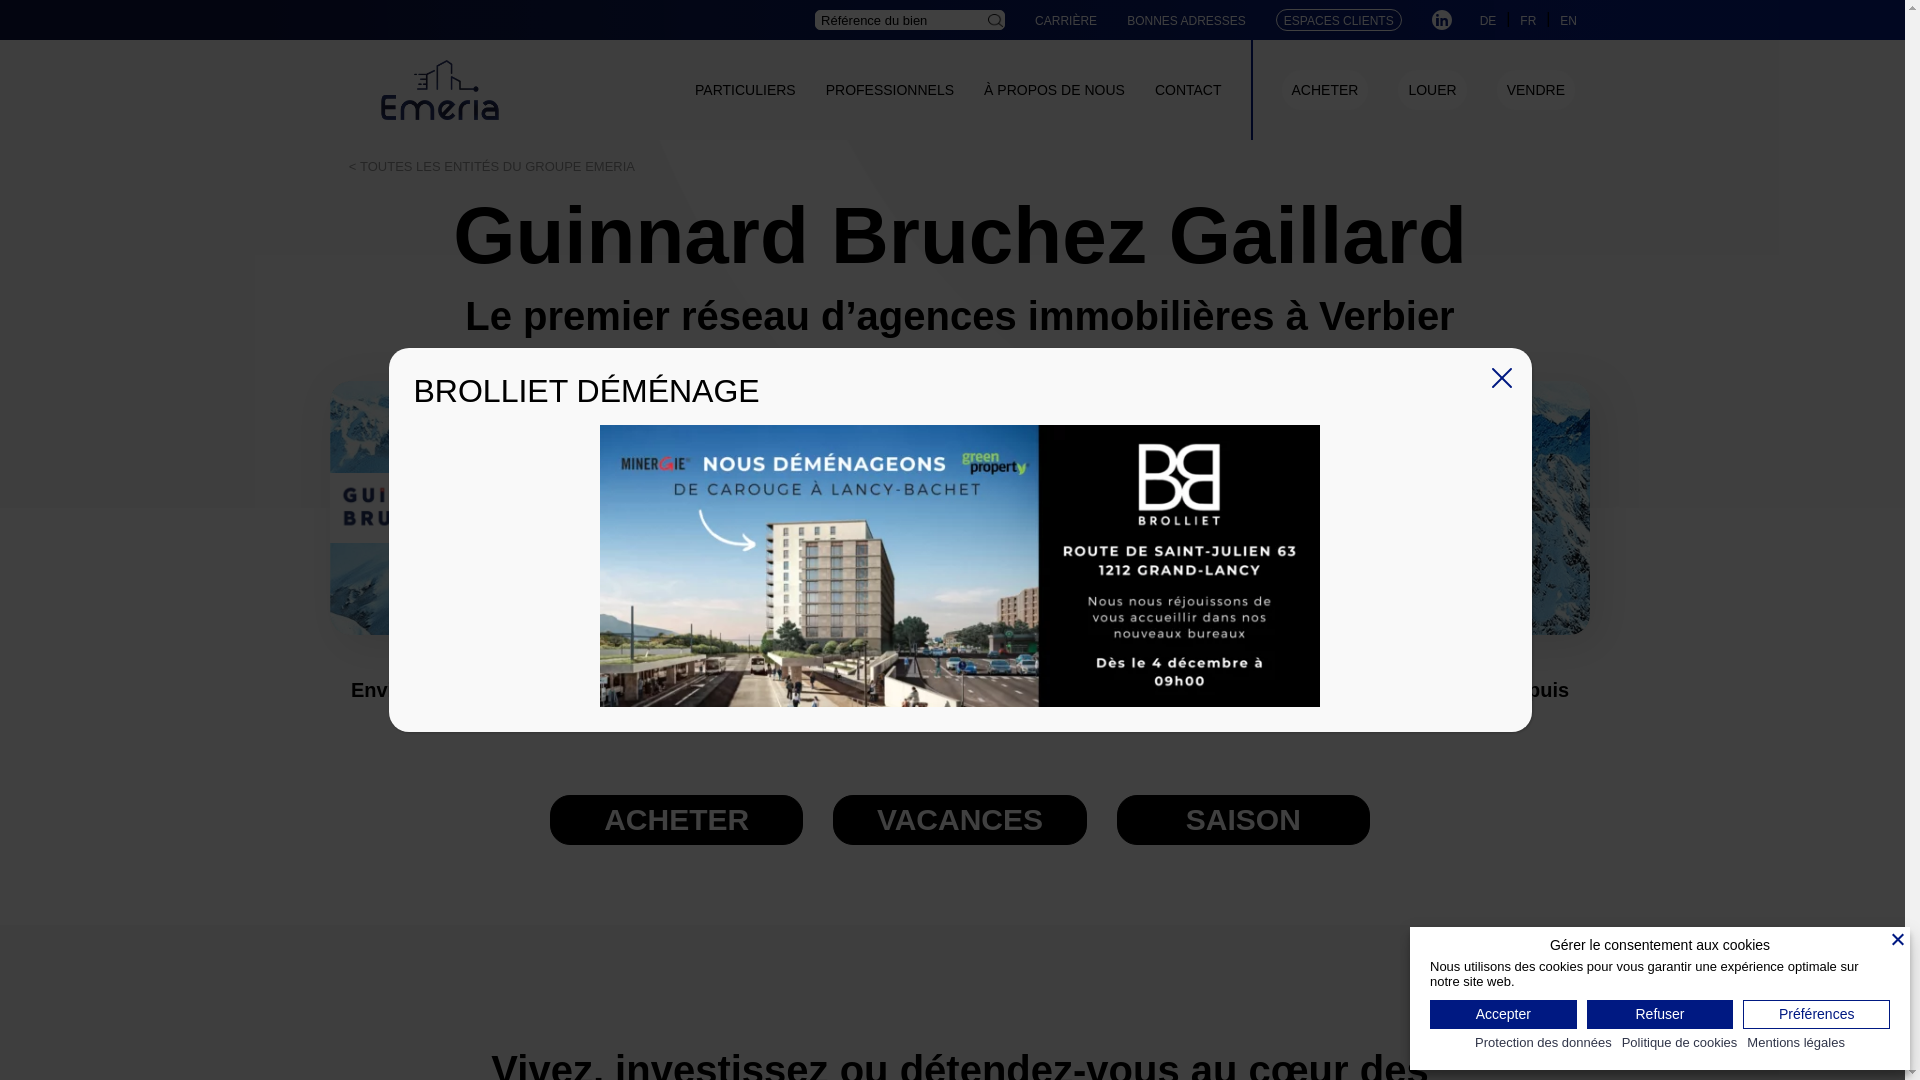 The height and width of the screenshot is (1080, 1920). Describe the element at coordinates (1325, 88) in the screenshot. I see `'ACHETER'` at that location.